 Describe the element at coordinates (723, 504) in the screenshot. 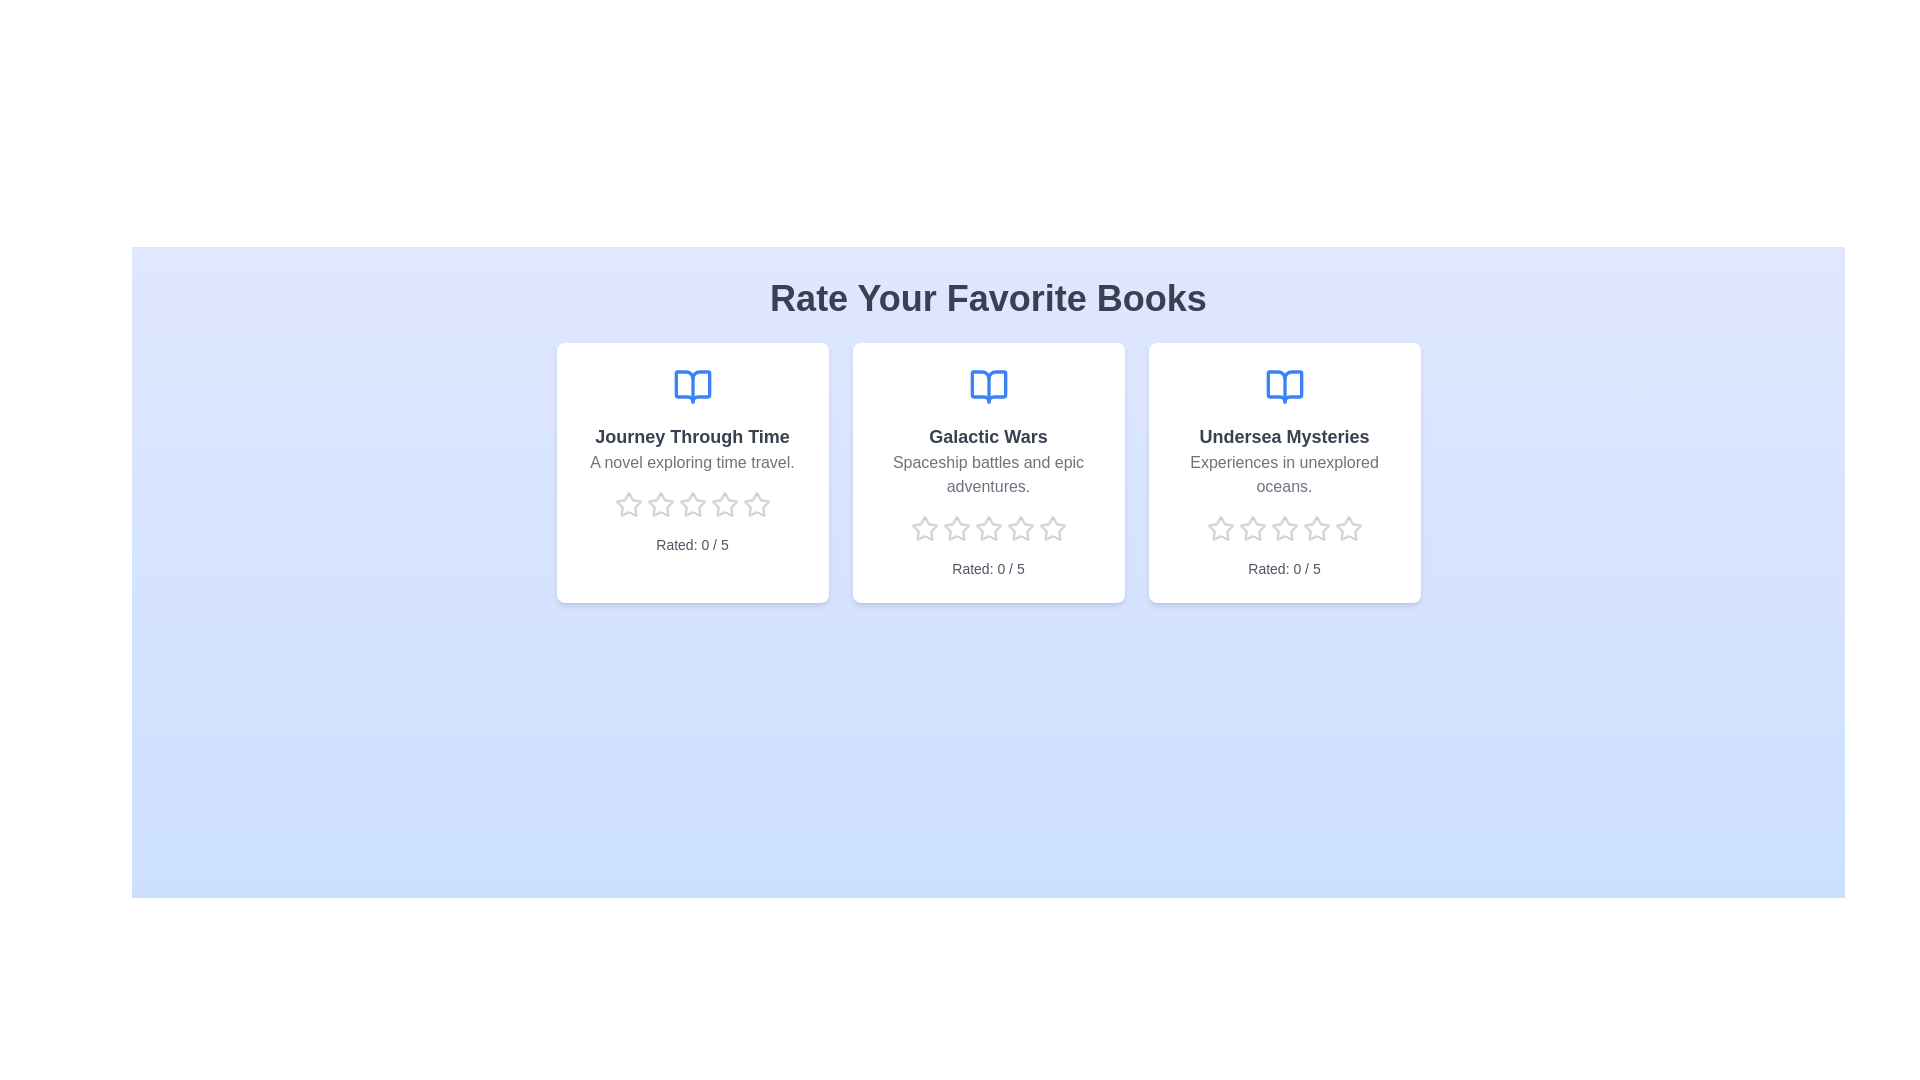

I see `the rating of a book to 4 stars by clicking on the corresponding star` at that location.